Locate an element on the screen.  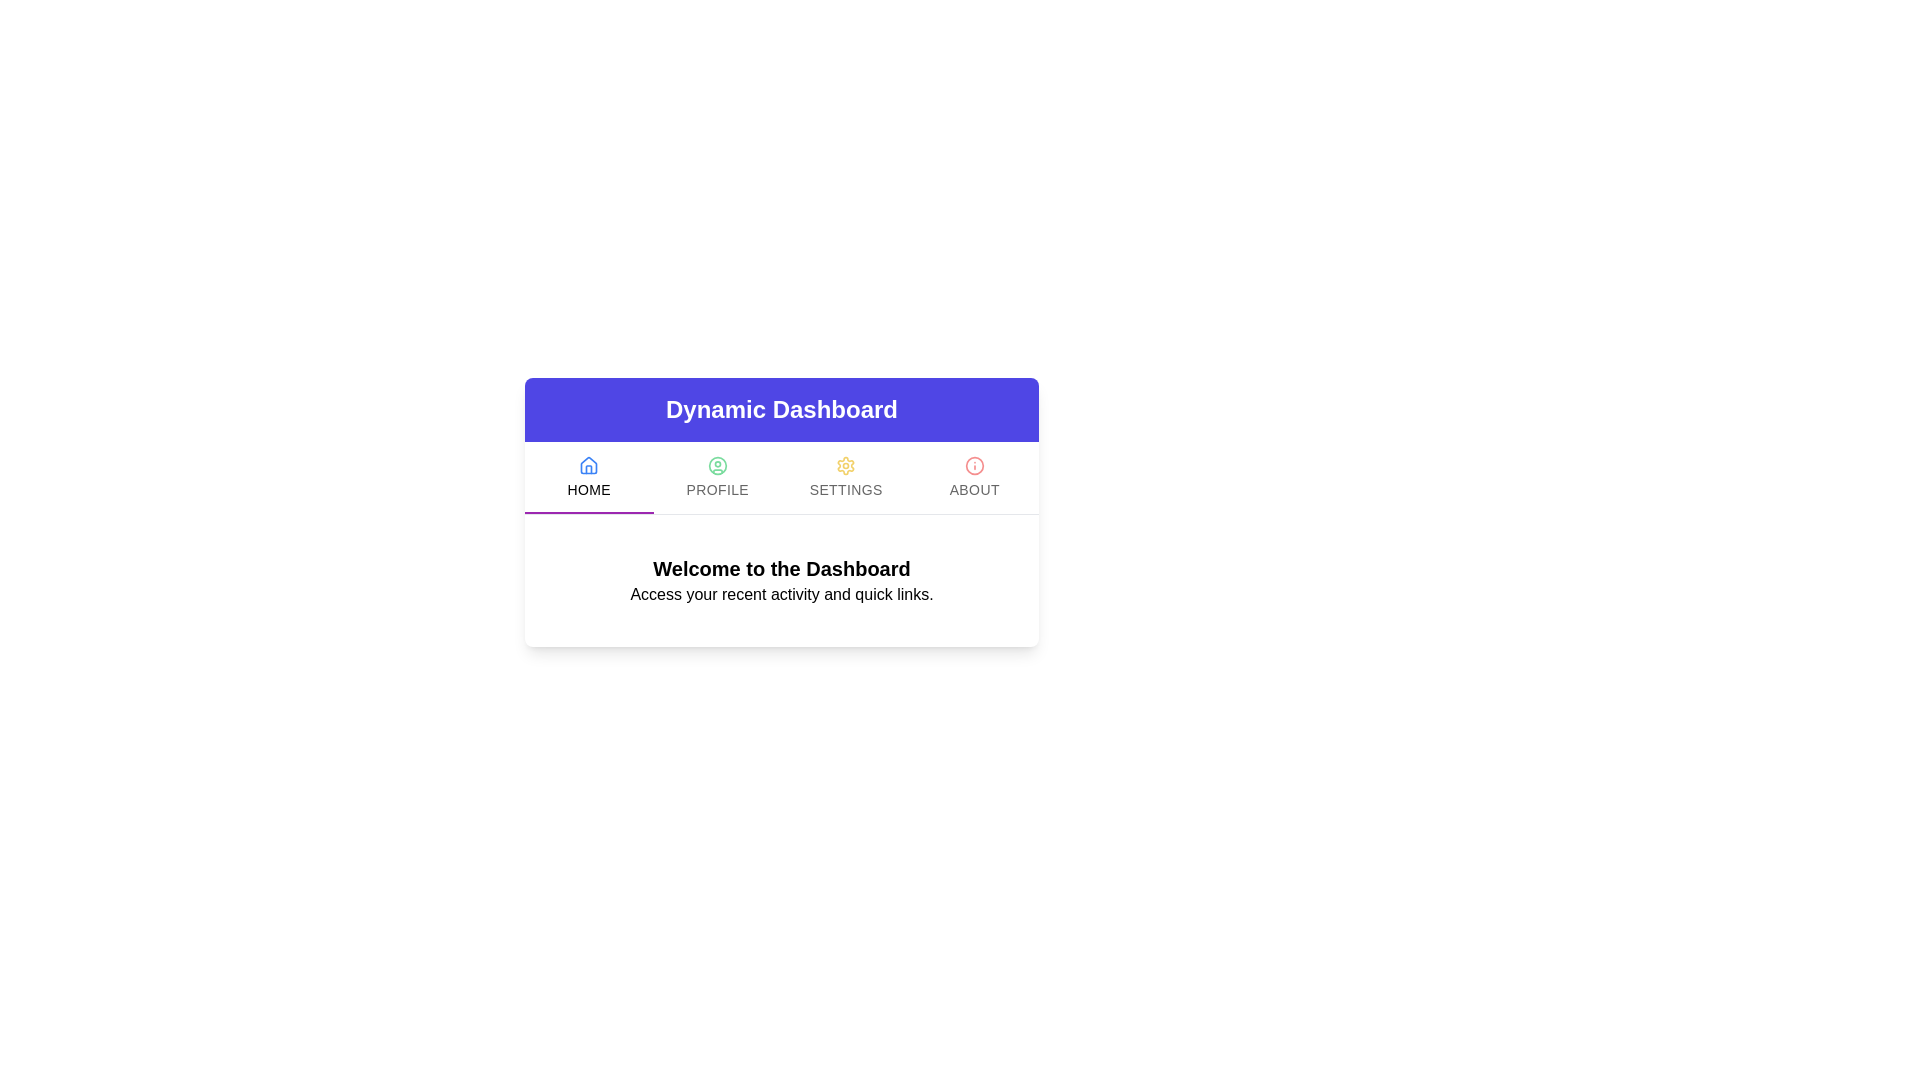
the settings icon located in the navigation bar is located at coordinates (846, 466).